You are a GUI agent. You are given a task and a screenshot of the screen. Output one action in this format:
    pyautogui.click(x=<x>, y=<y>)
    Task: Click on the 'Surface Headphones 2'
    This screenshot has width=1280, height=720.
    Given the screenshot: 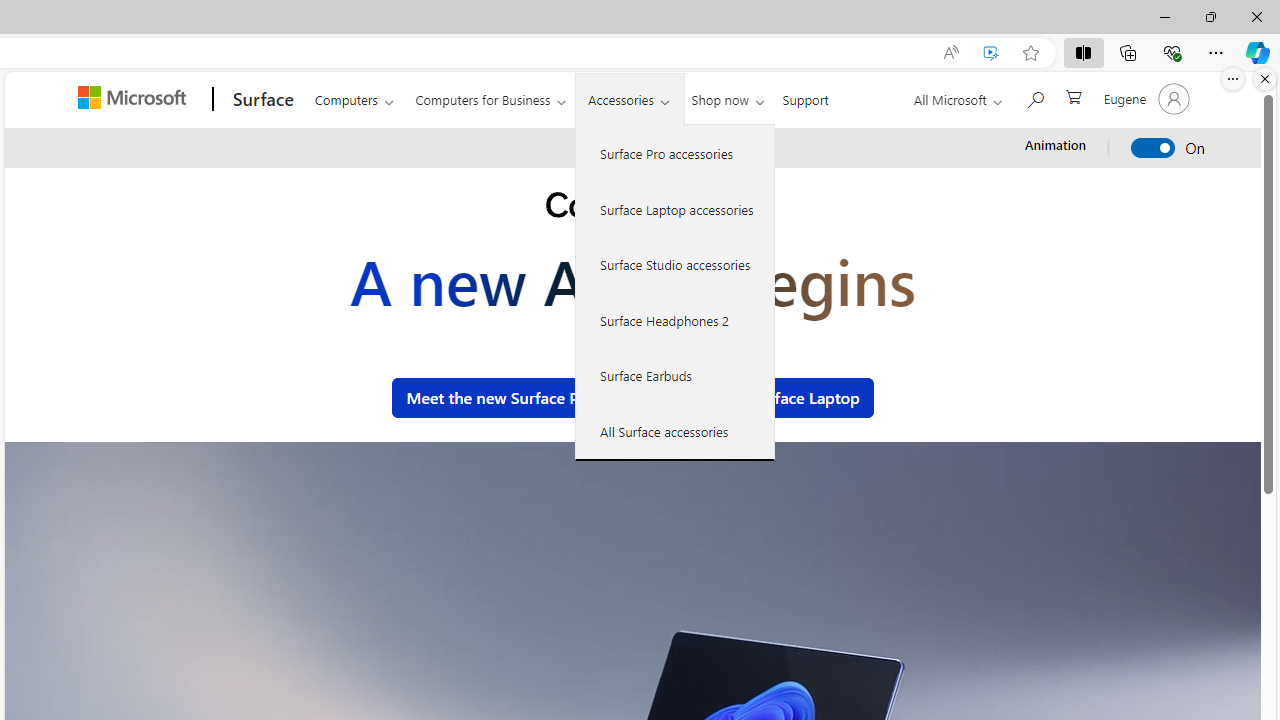 What is the action you would take?
    pyautogui.click(x=675, y=319)
    